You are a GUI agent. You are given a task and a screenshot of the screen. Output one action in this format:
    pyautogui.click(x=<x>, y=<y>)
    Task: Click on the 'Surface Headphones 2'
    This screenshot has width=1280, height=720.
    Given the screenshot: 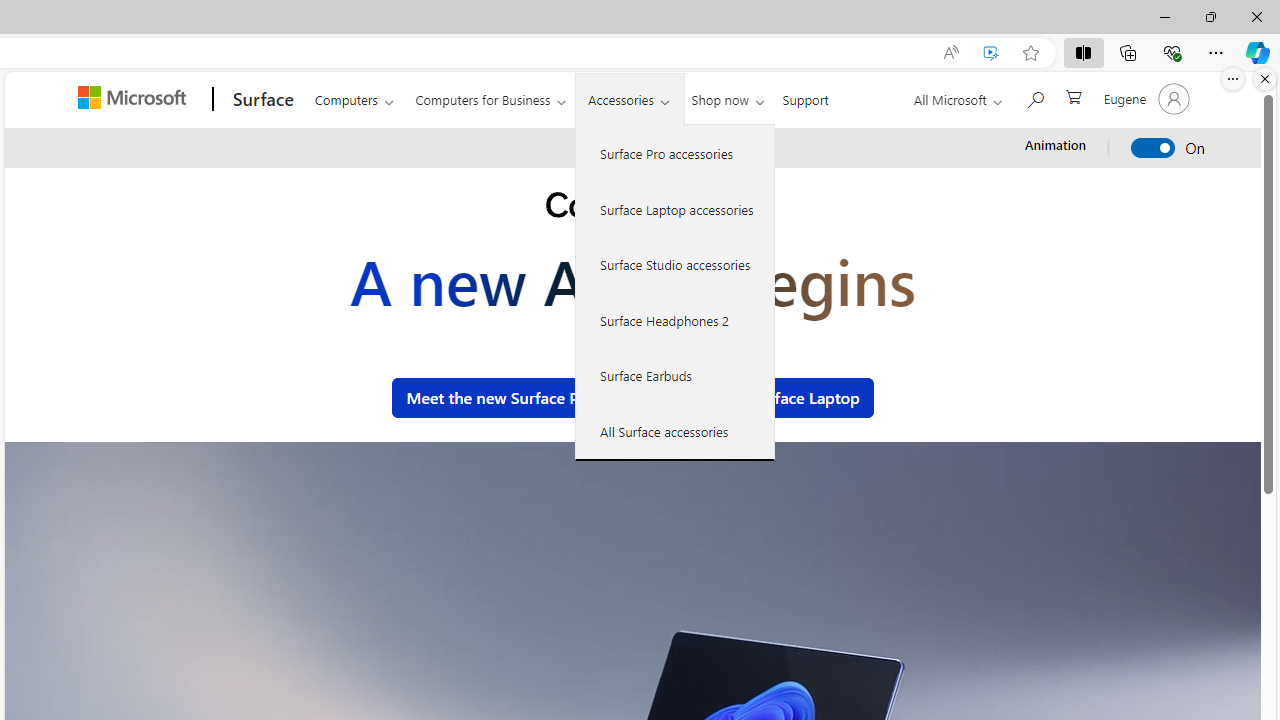 What is the action you would take?
    pyautogui.click(x=675, y=319)
    